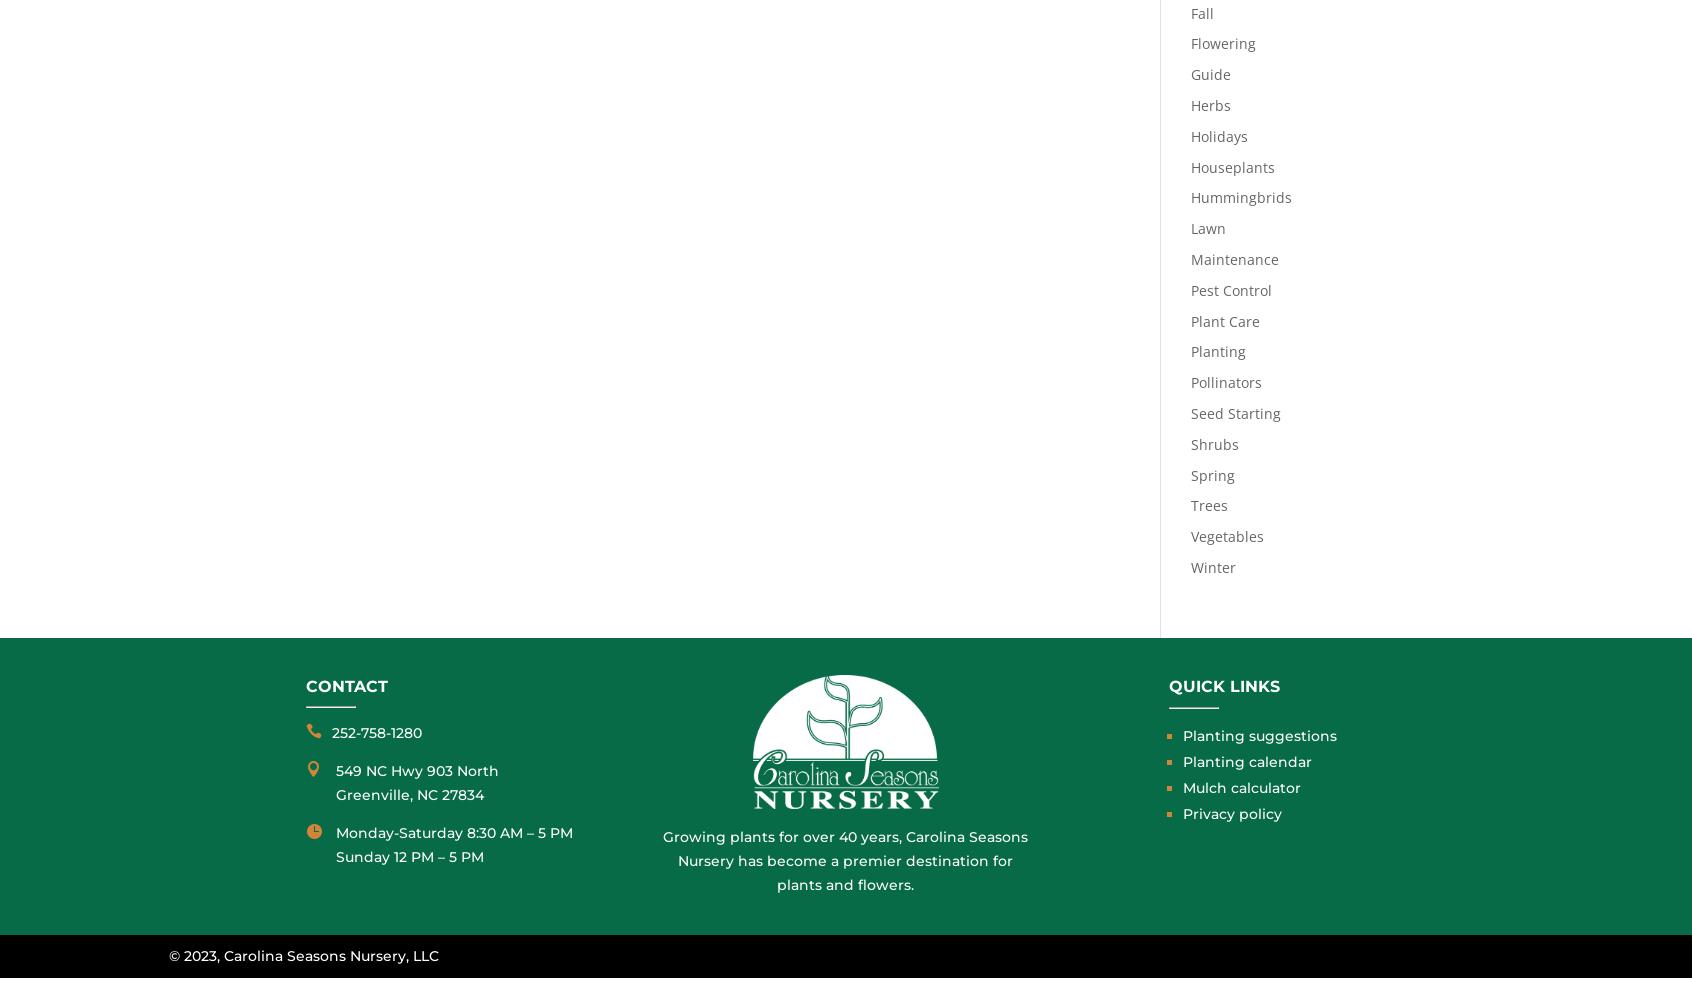  What do you see at coordinates (1188, 319) in the screenshot?
I see `'Plant Care'` at bounding box center [1188, 319].